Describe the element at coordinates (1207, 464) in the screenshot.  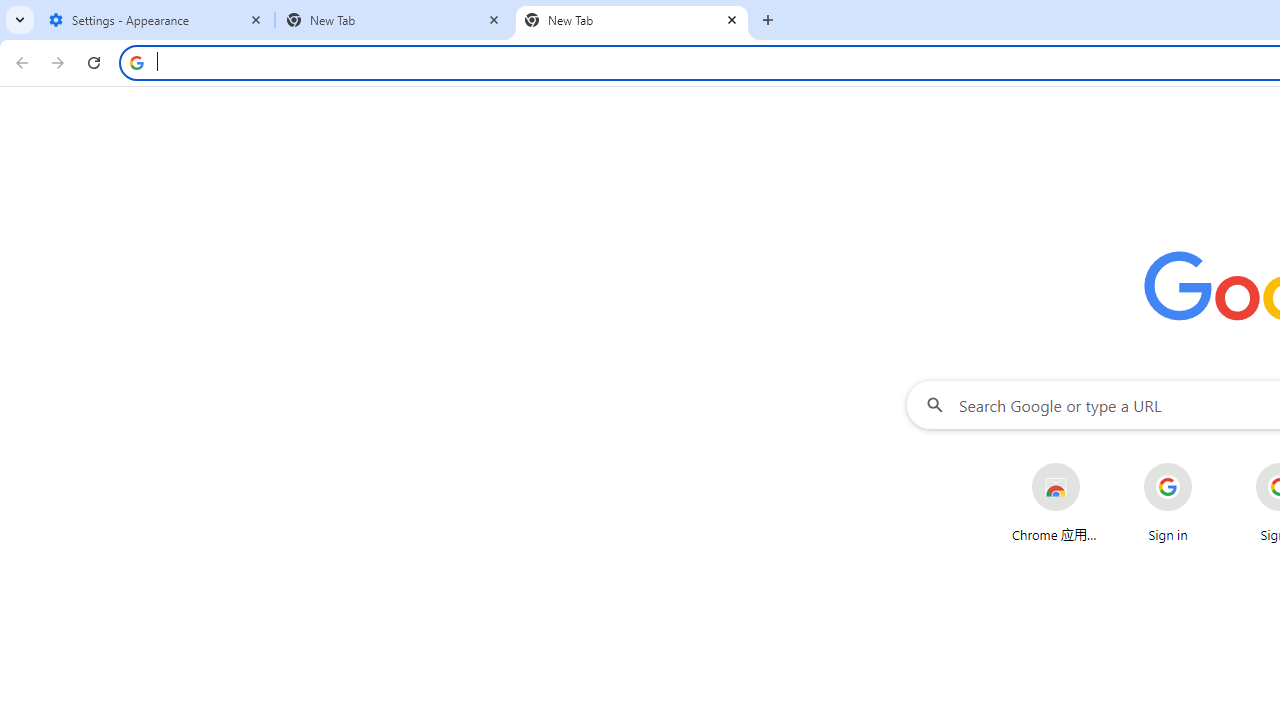
I see `'More actions for Sign in shortcut'` at that location.